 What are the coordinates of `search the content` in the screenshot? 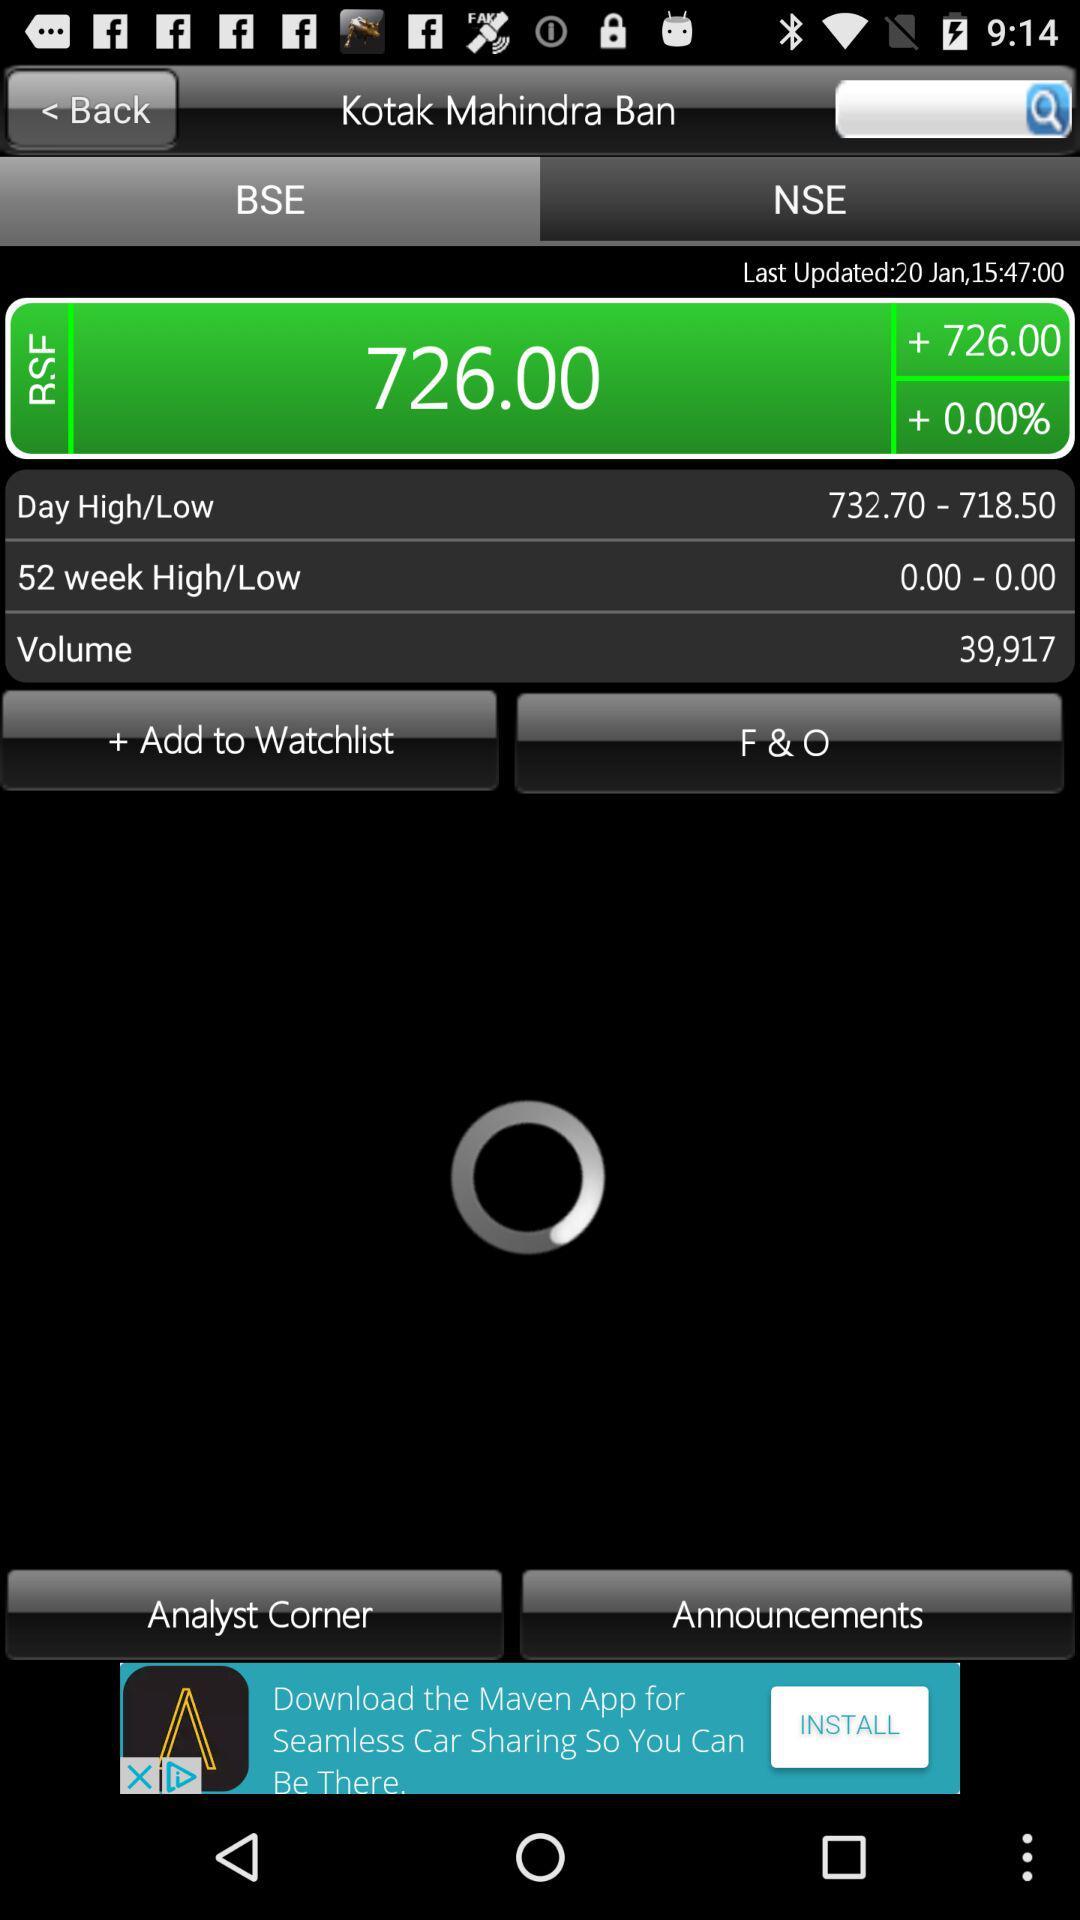 It's located at (952, 108).